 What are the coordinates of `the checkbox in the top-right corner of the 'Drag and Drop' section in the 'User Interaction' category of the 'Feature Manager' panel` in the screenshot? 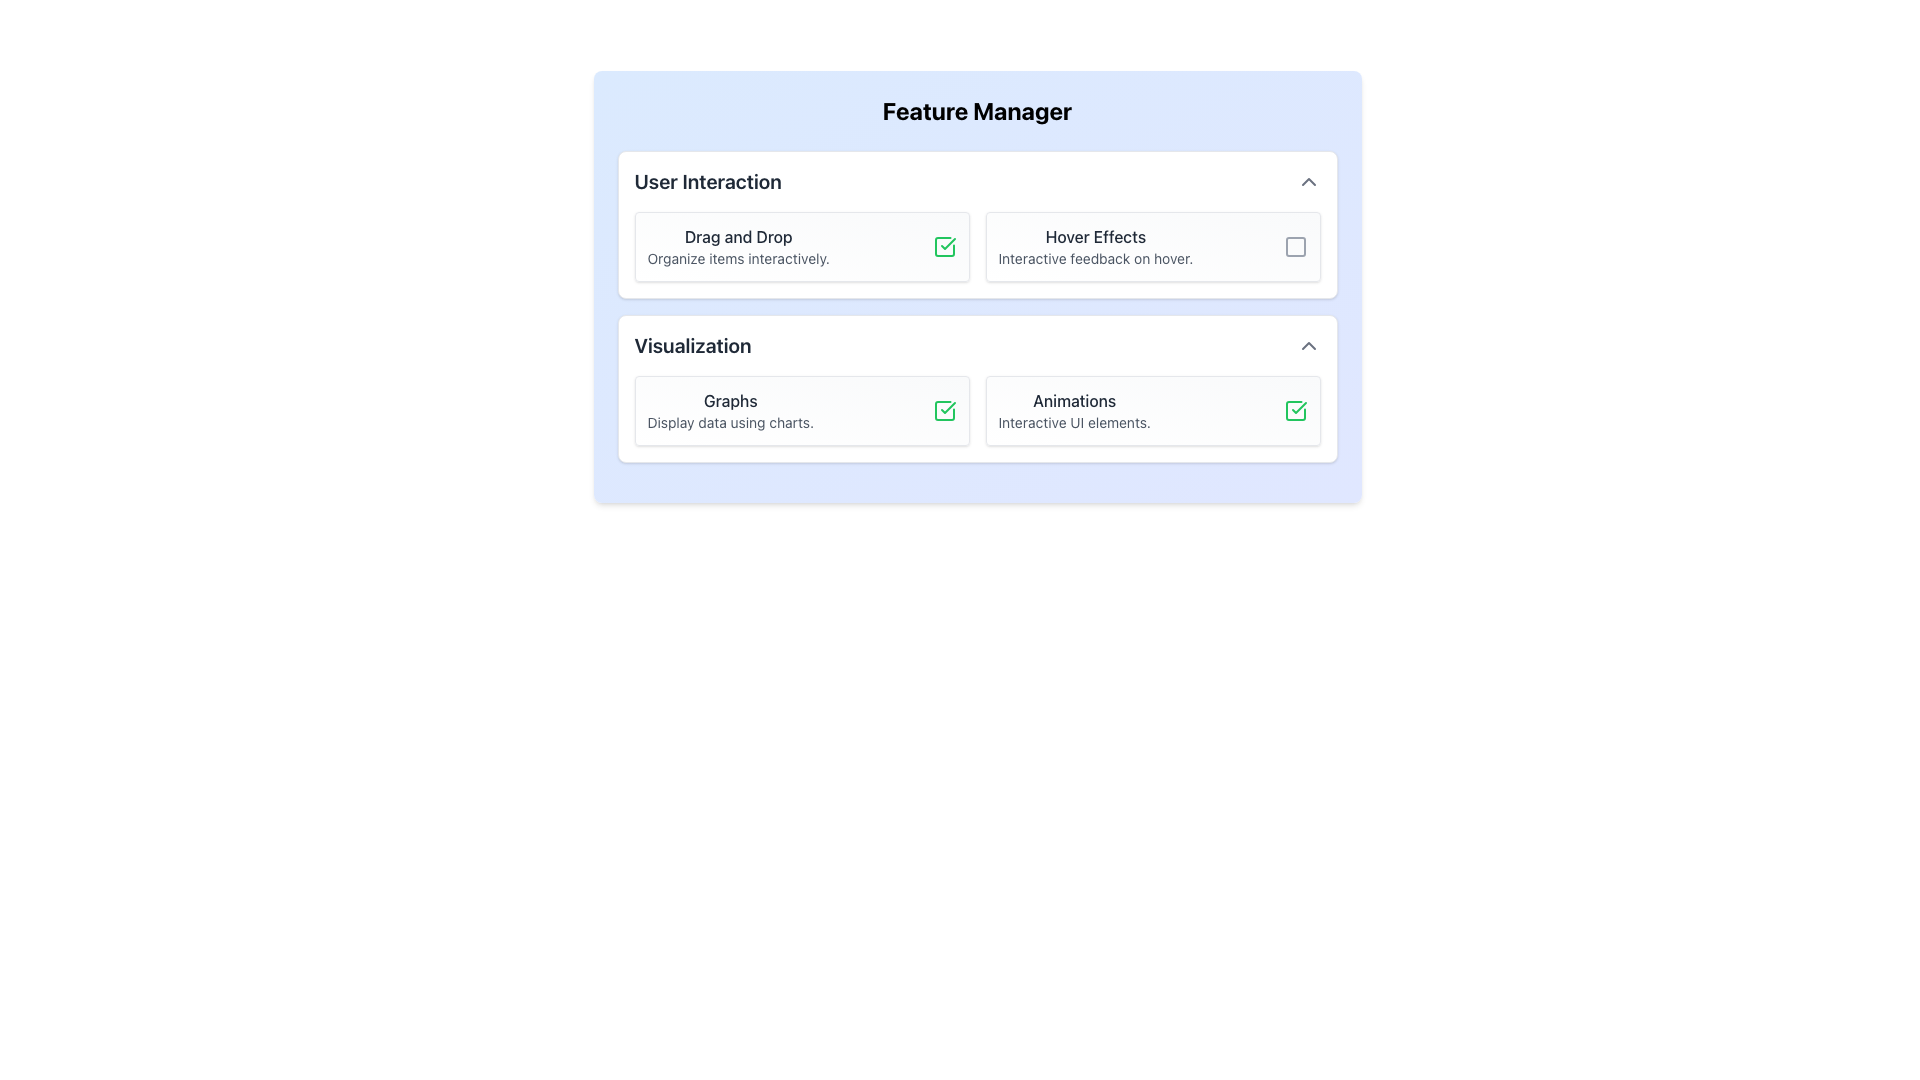 It's located at (943, 245).